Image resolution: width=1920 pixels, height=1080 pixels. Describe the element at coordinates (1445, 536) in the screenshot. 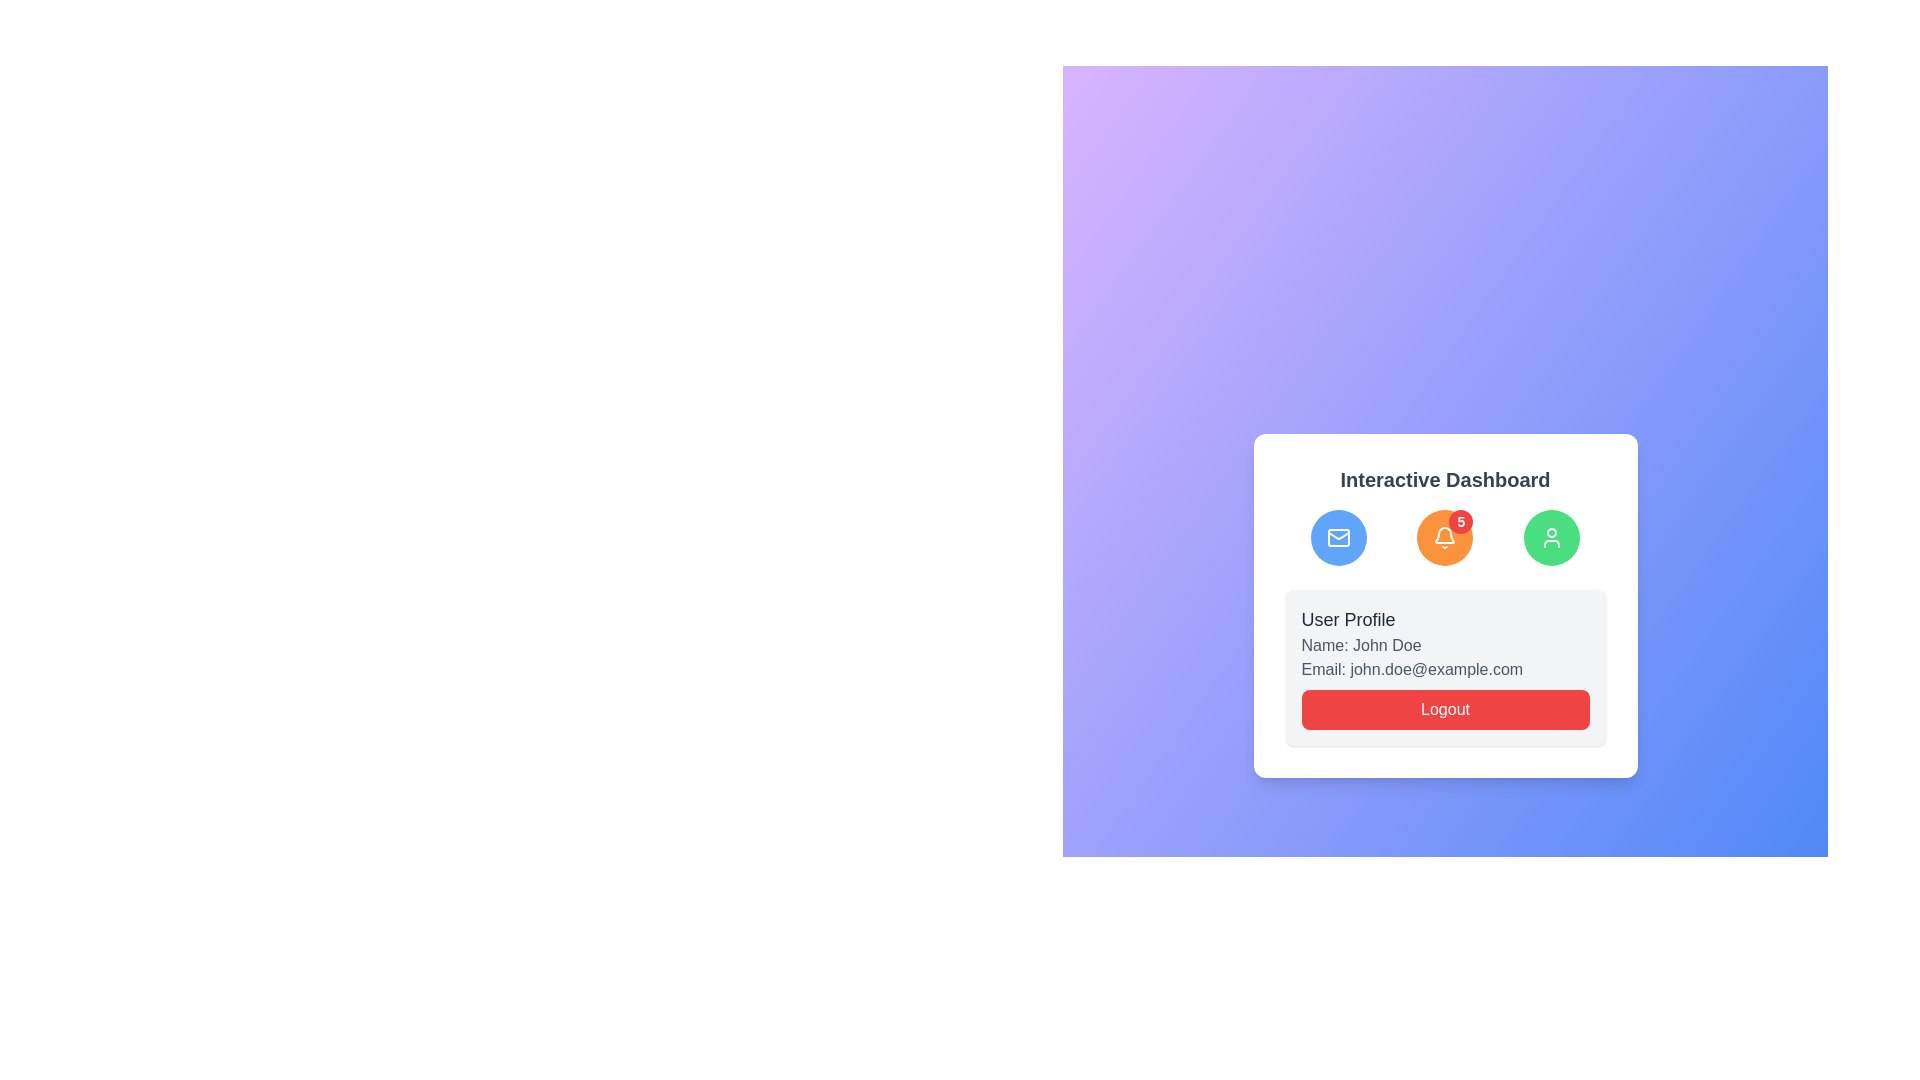

I see `the orange circular notification button with a white outline of a bell icon` at that location.